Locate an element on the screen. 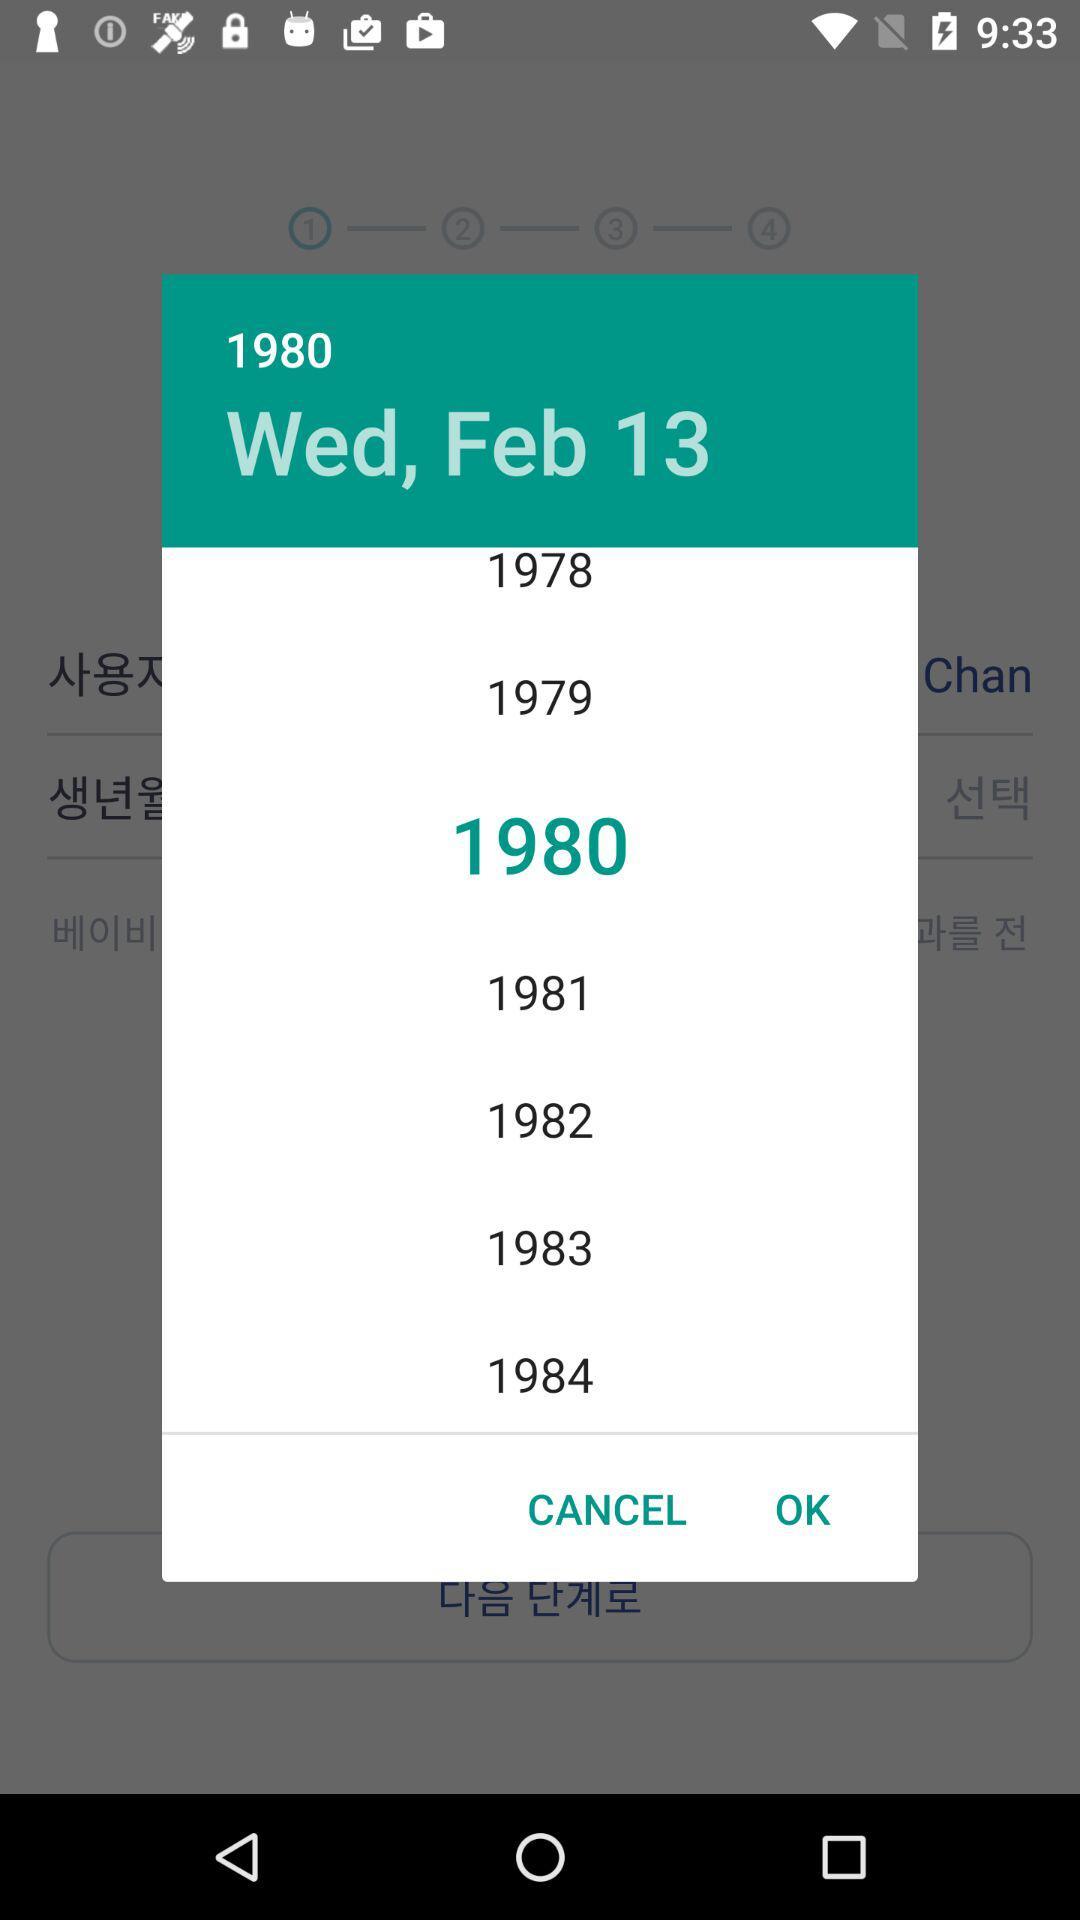 Image resolution: width=1080 pixels, height=1920 pixels. item to the left of the ok item is located at coordinates (606, 1508).